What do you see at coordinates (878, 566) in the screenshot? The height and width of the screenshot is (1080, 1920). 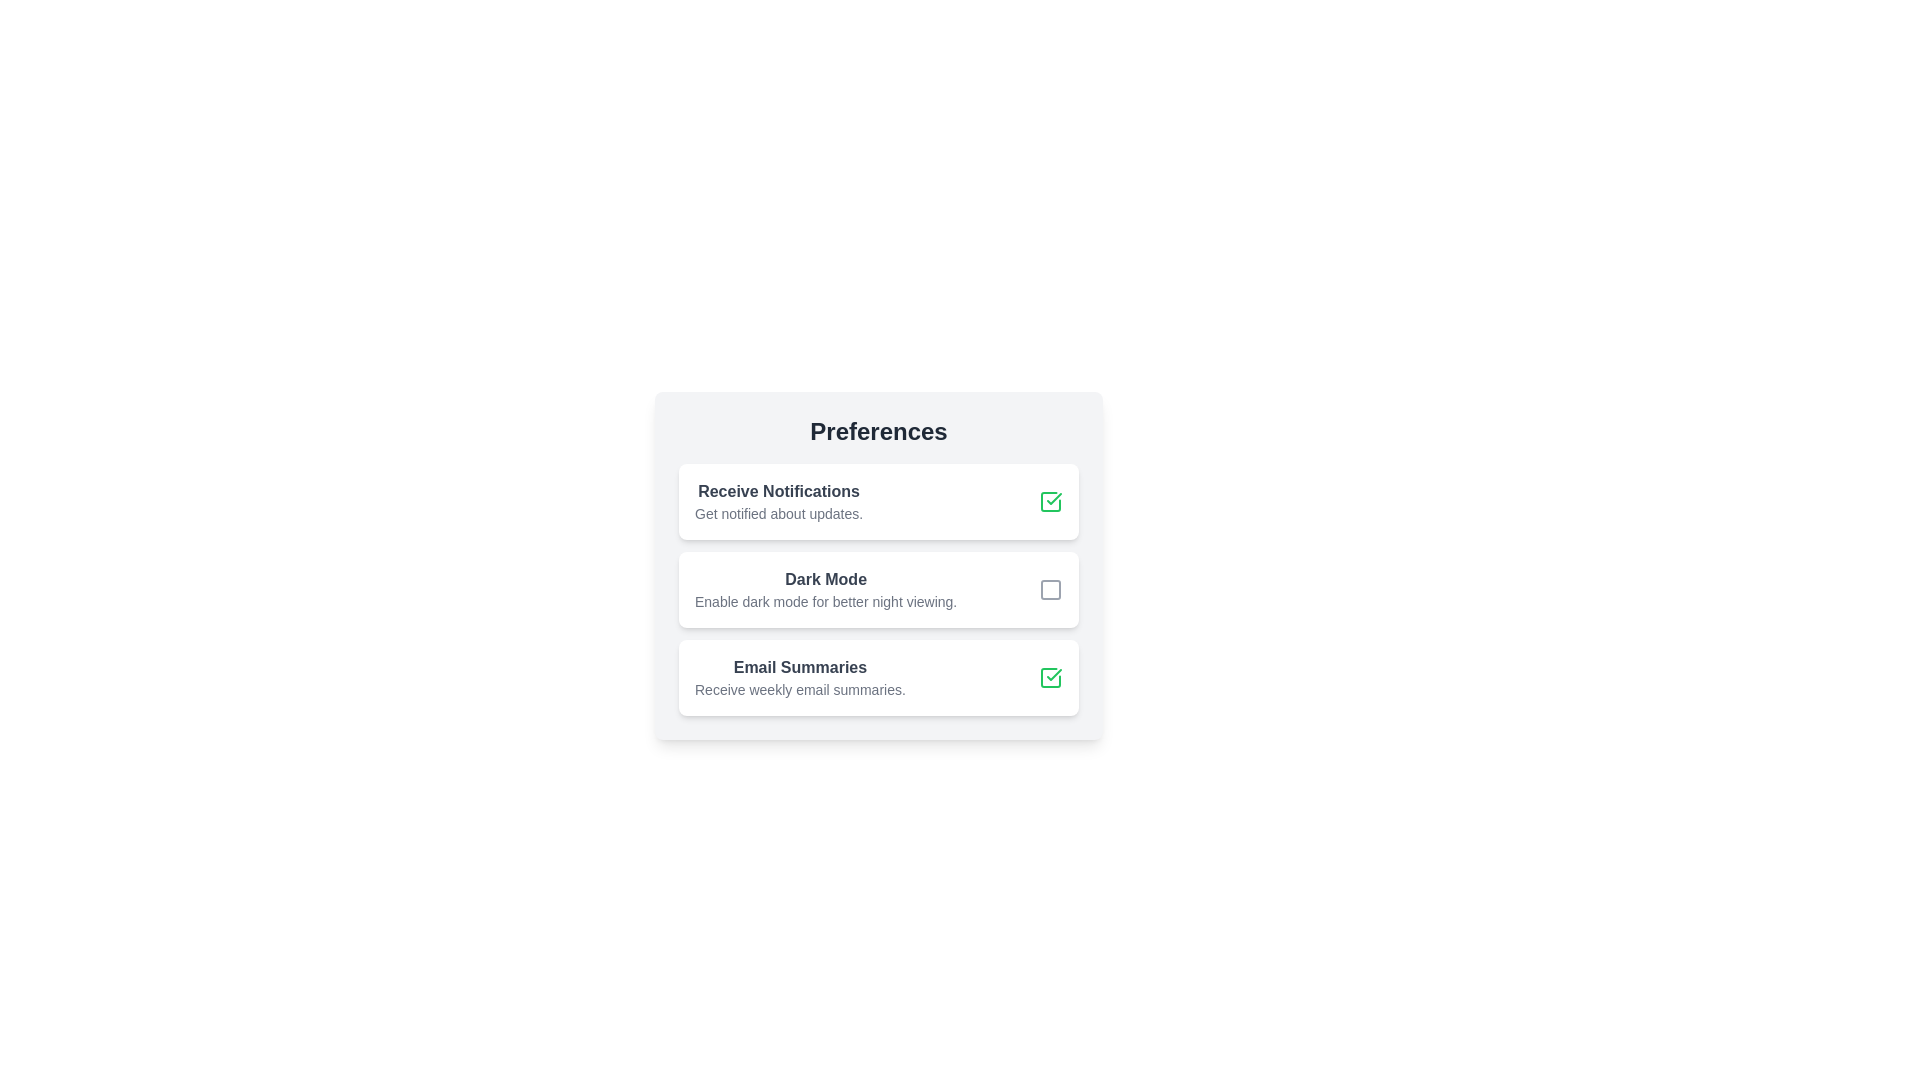 I see `title and description of the dark mode setting checkbox card, which is the second card in the preferences section, located between the 'Receive Notifications' card and the 'Email Summaries' card` at bounding box center [878, 566].